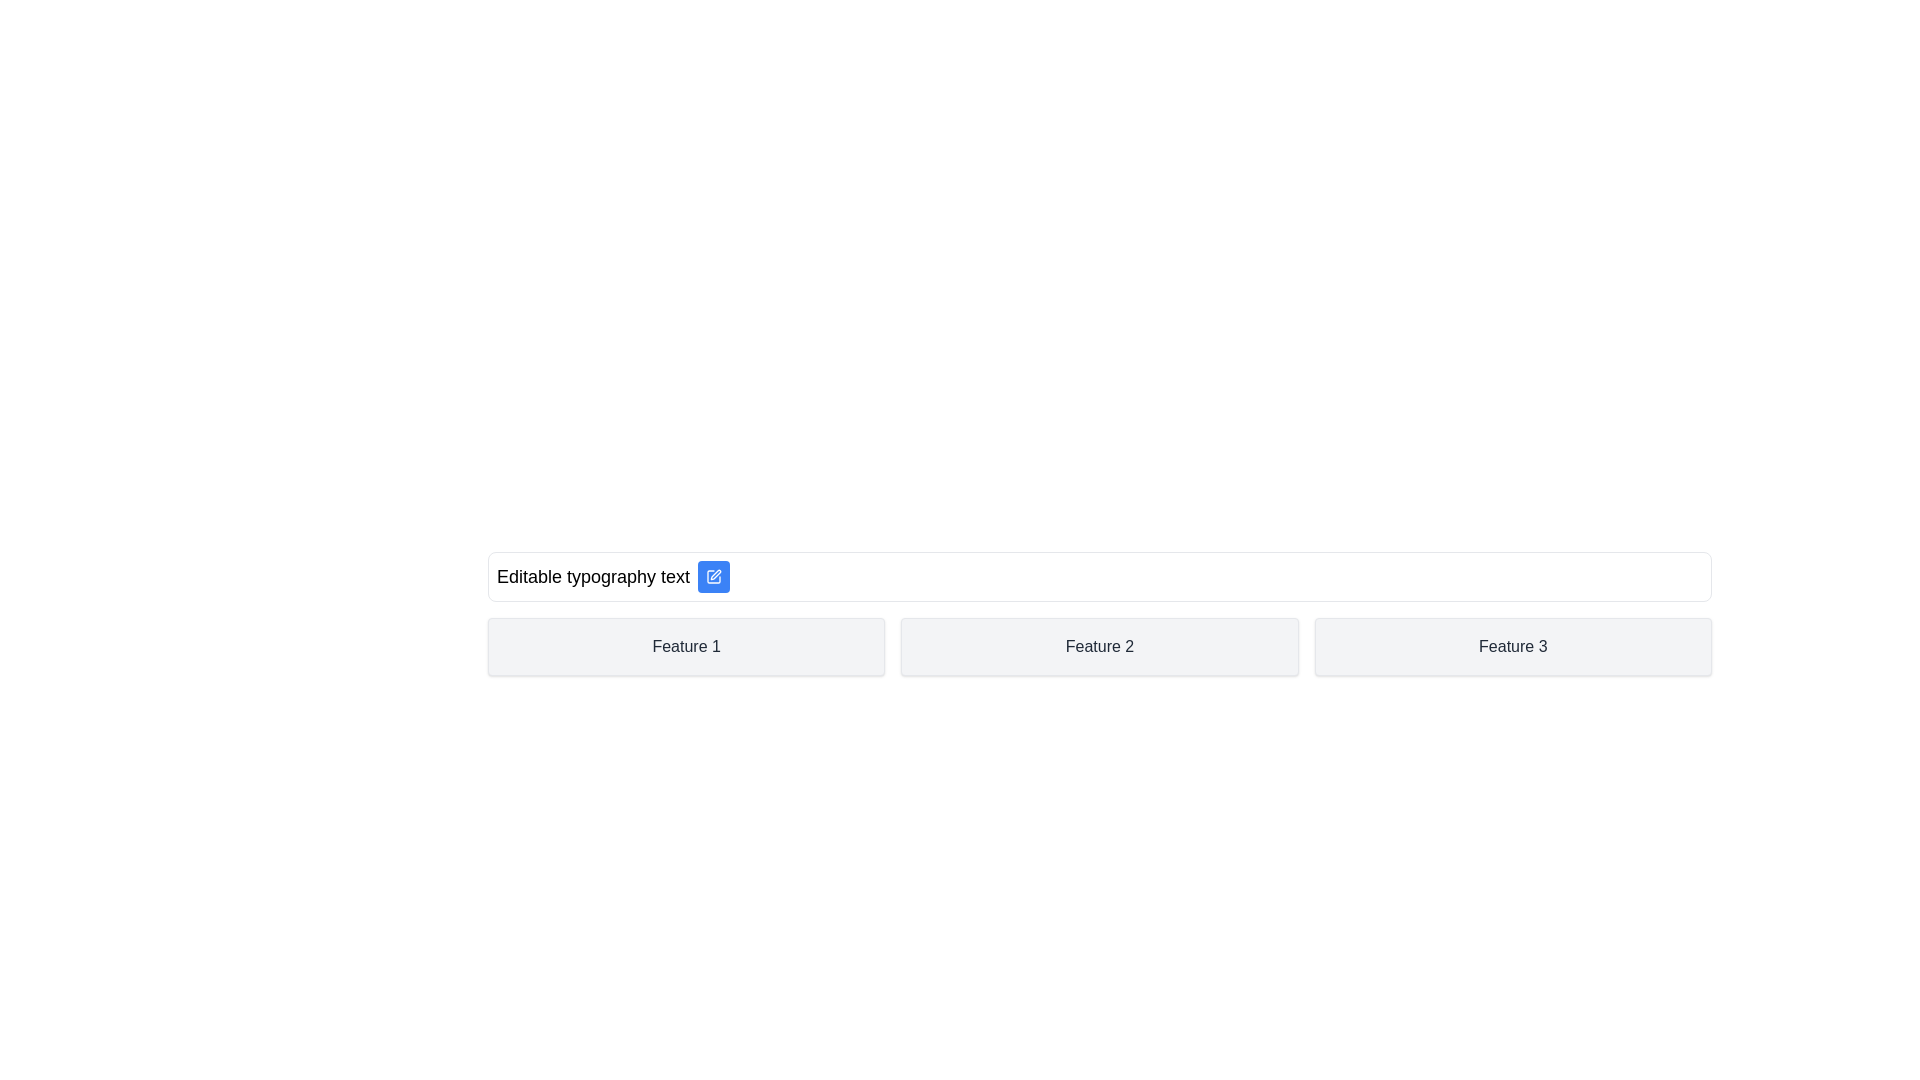  Describe the element at coordinates (716, 574) in the screenshot. I see `the pen icon located to the right of the 'Editable typography text' field` at that location.